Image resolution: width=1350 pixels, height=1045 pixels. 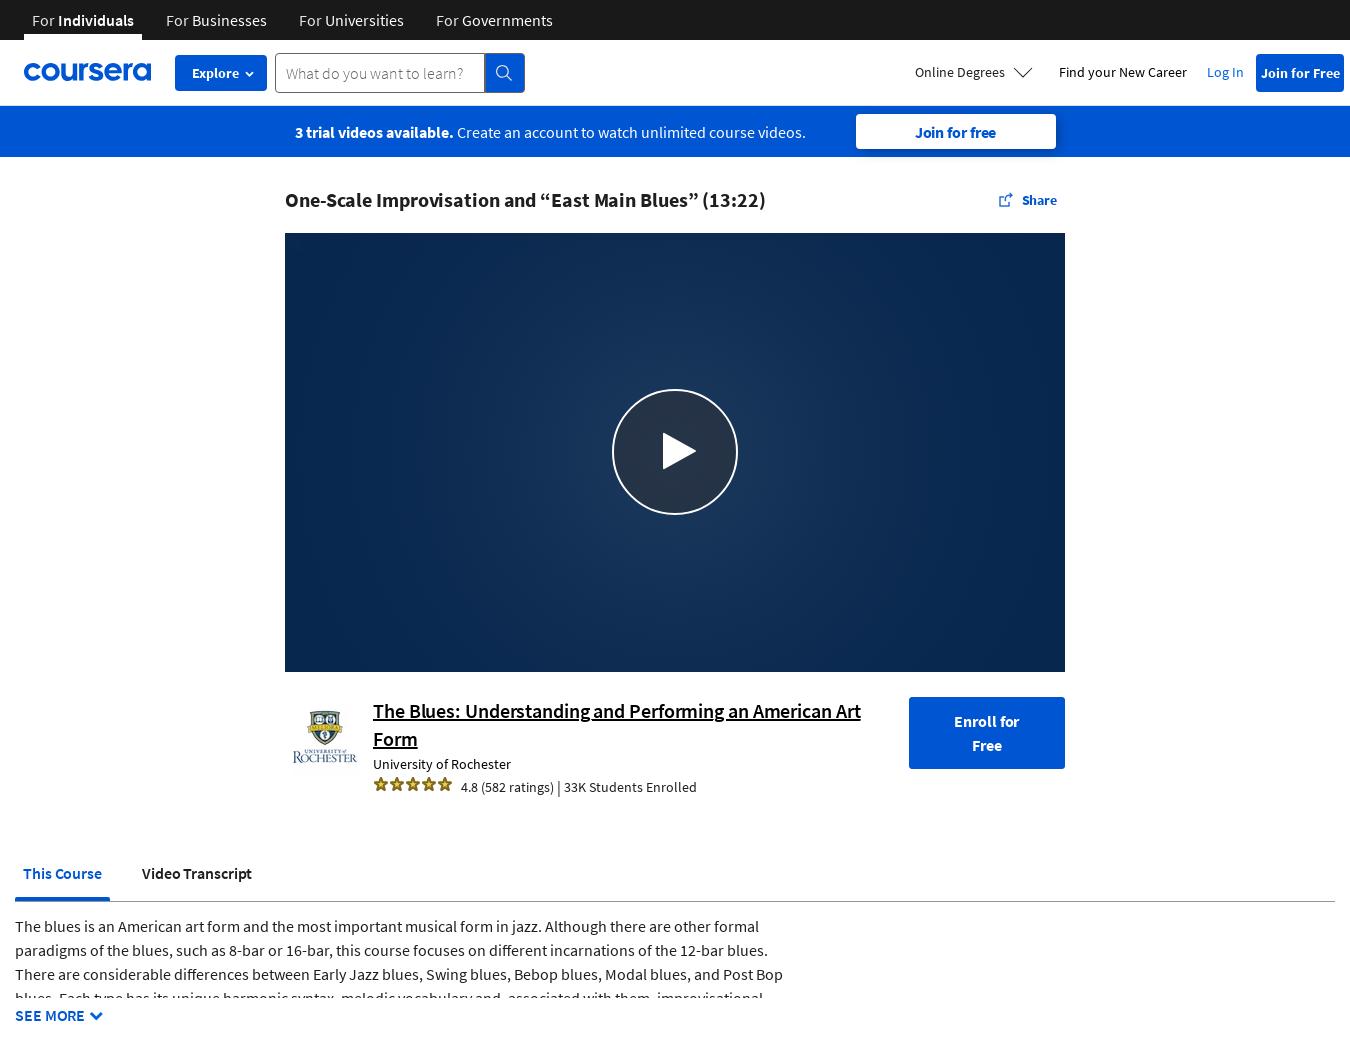 What do you see at coordinates (21, 870) in the screenshot?
I see `'This Course'` at bounding box center [21, 870].